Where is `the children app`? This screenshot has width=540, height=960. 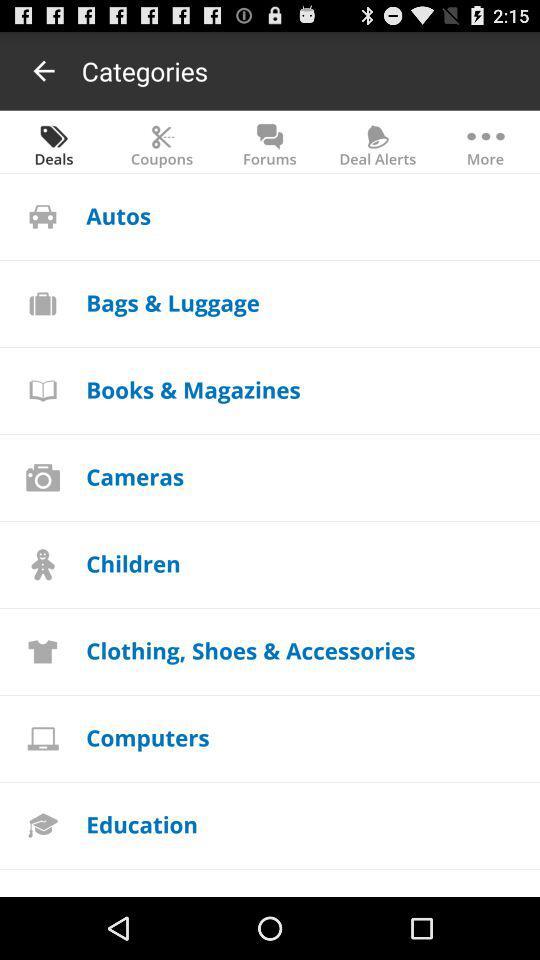
the children app is located at coordinates (133, 563).